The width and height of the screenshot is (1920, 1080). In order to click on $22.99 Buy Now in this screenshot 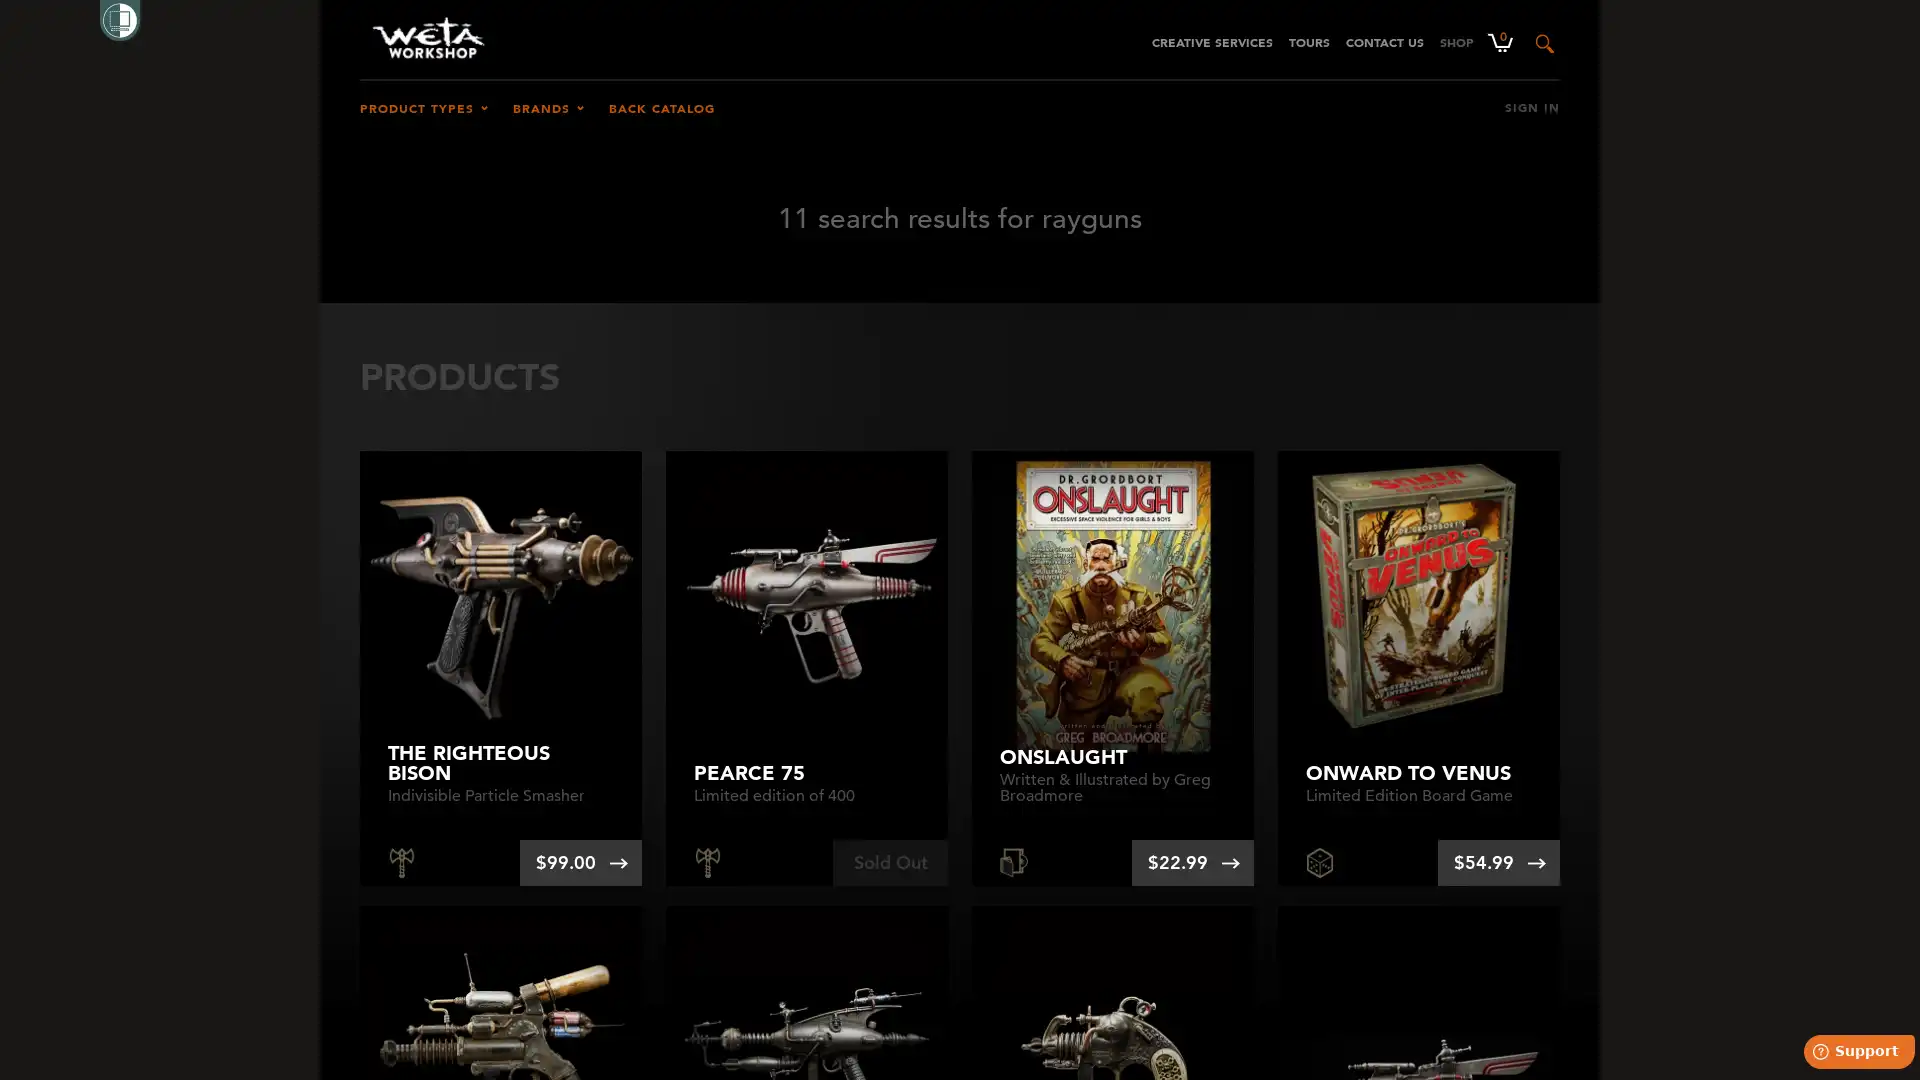, I will do `click(1193, 862)`.